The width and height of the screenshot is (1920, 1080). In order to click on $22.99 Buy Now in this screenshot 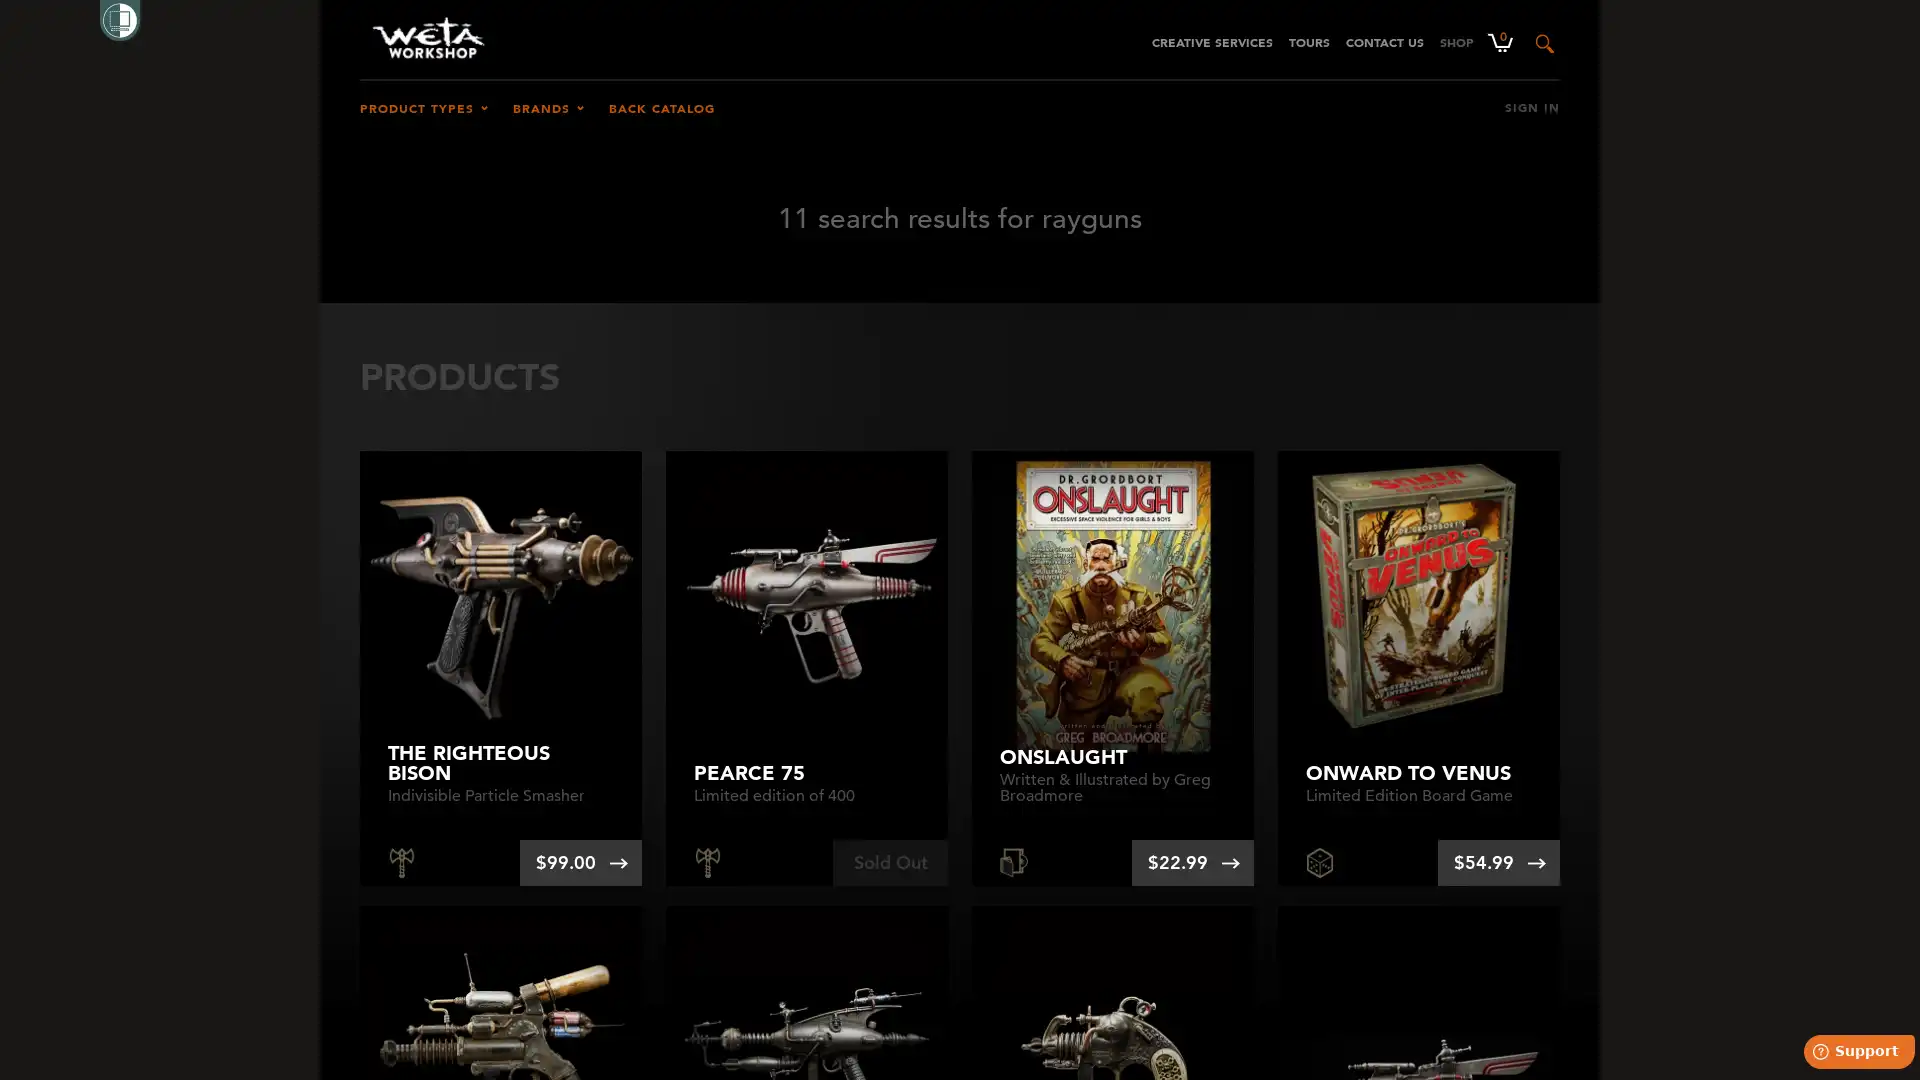, I will do `click(1193, 862)`.